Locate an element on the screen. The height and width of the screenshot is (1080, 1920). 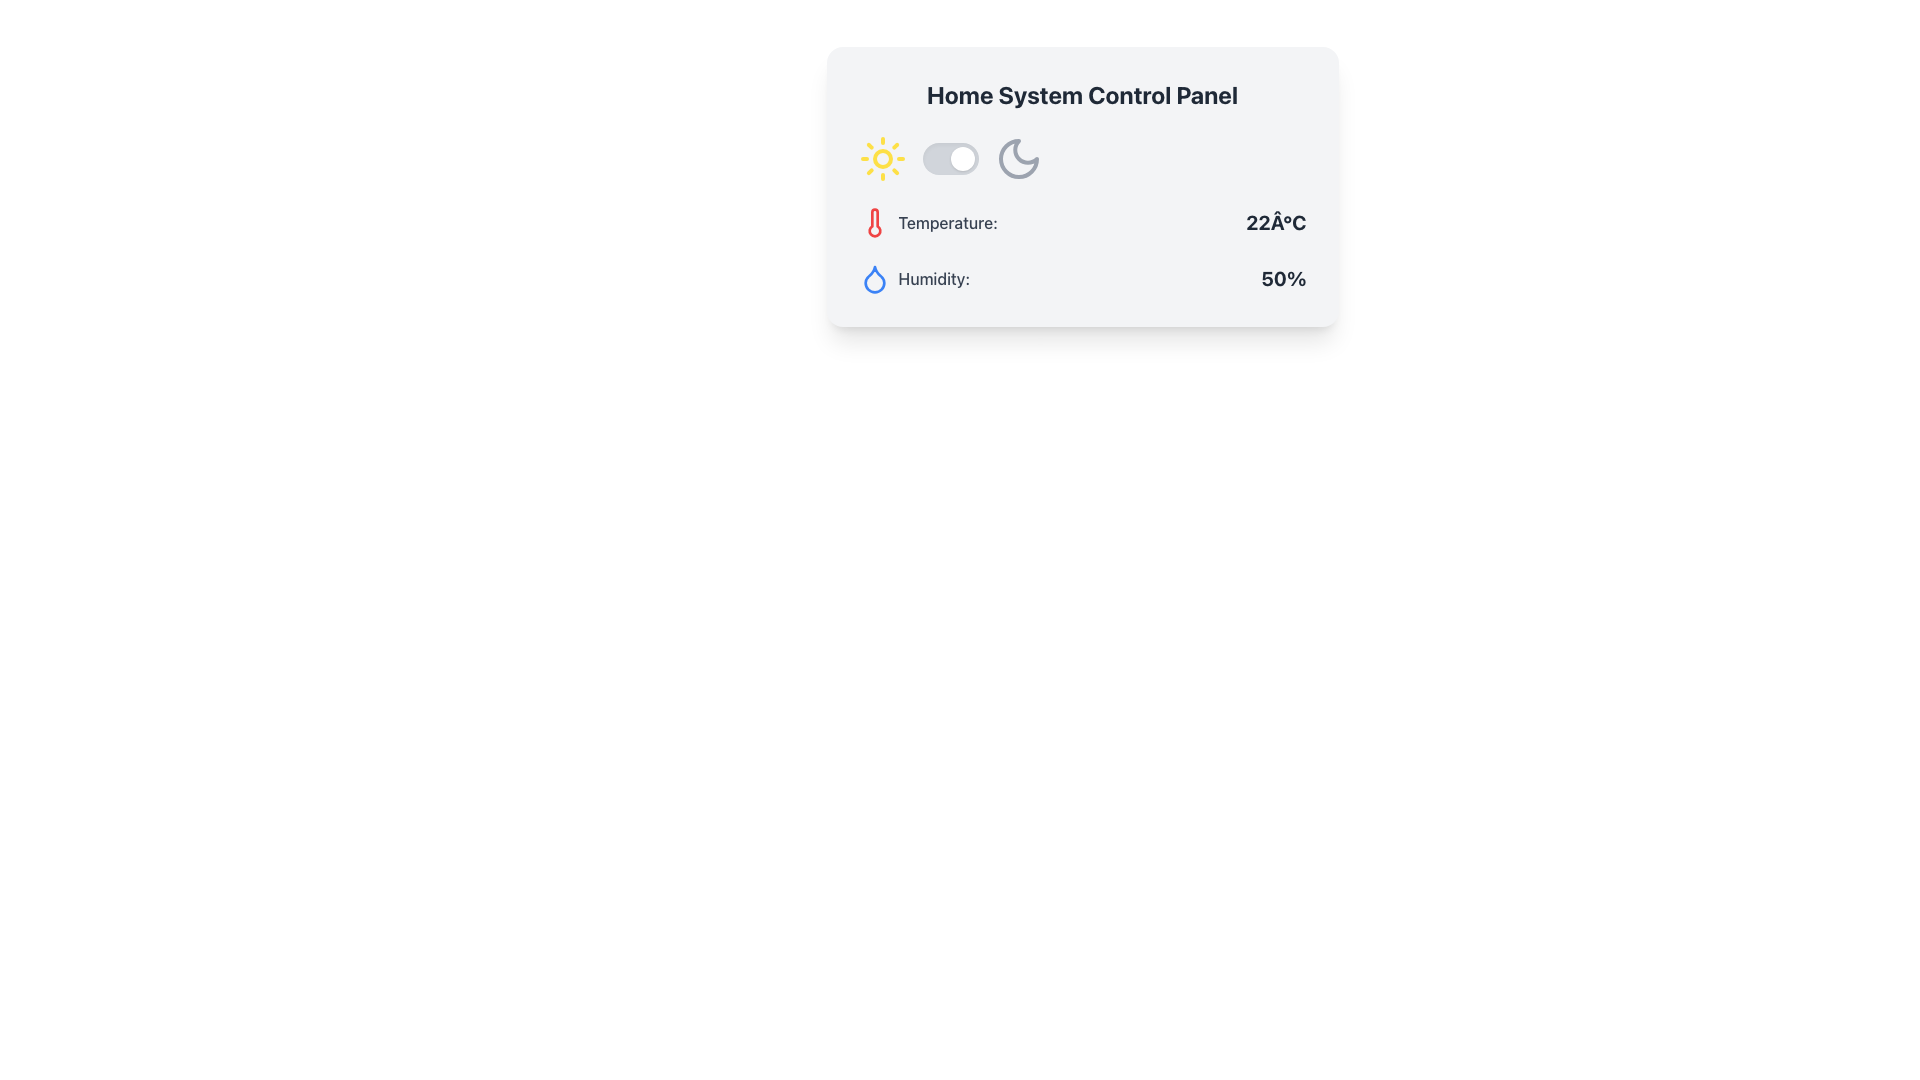
the Information Display that shows the current temperature and humidity values in the Home System Control Panel is located at coordinates (1081, 215).